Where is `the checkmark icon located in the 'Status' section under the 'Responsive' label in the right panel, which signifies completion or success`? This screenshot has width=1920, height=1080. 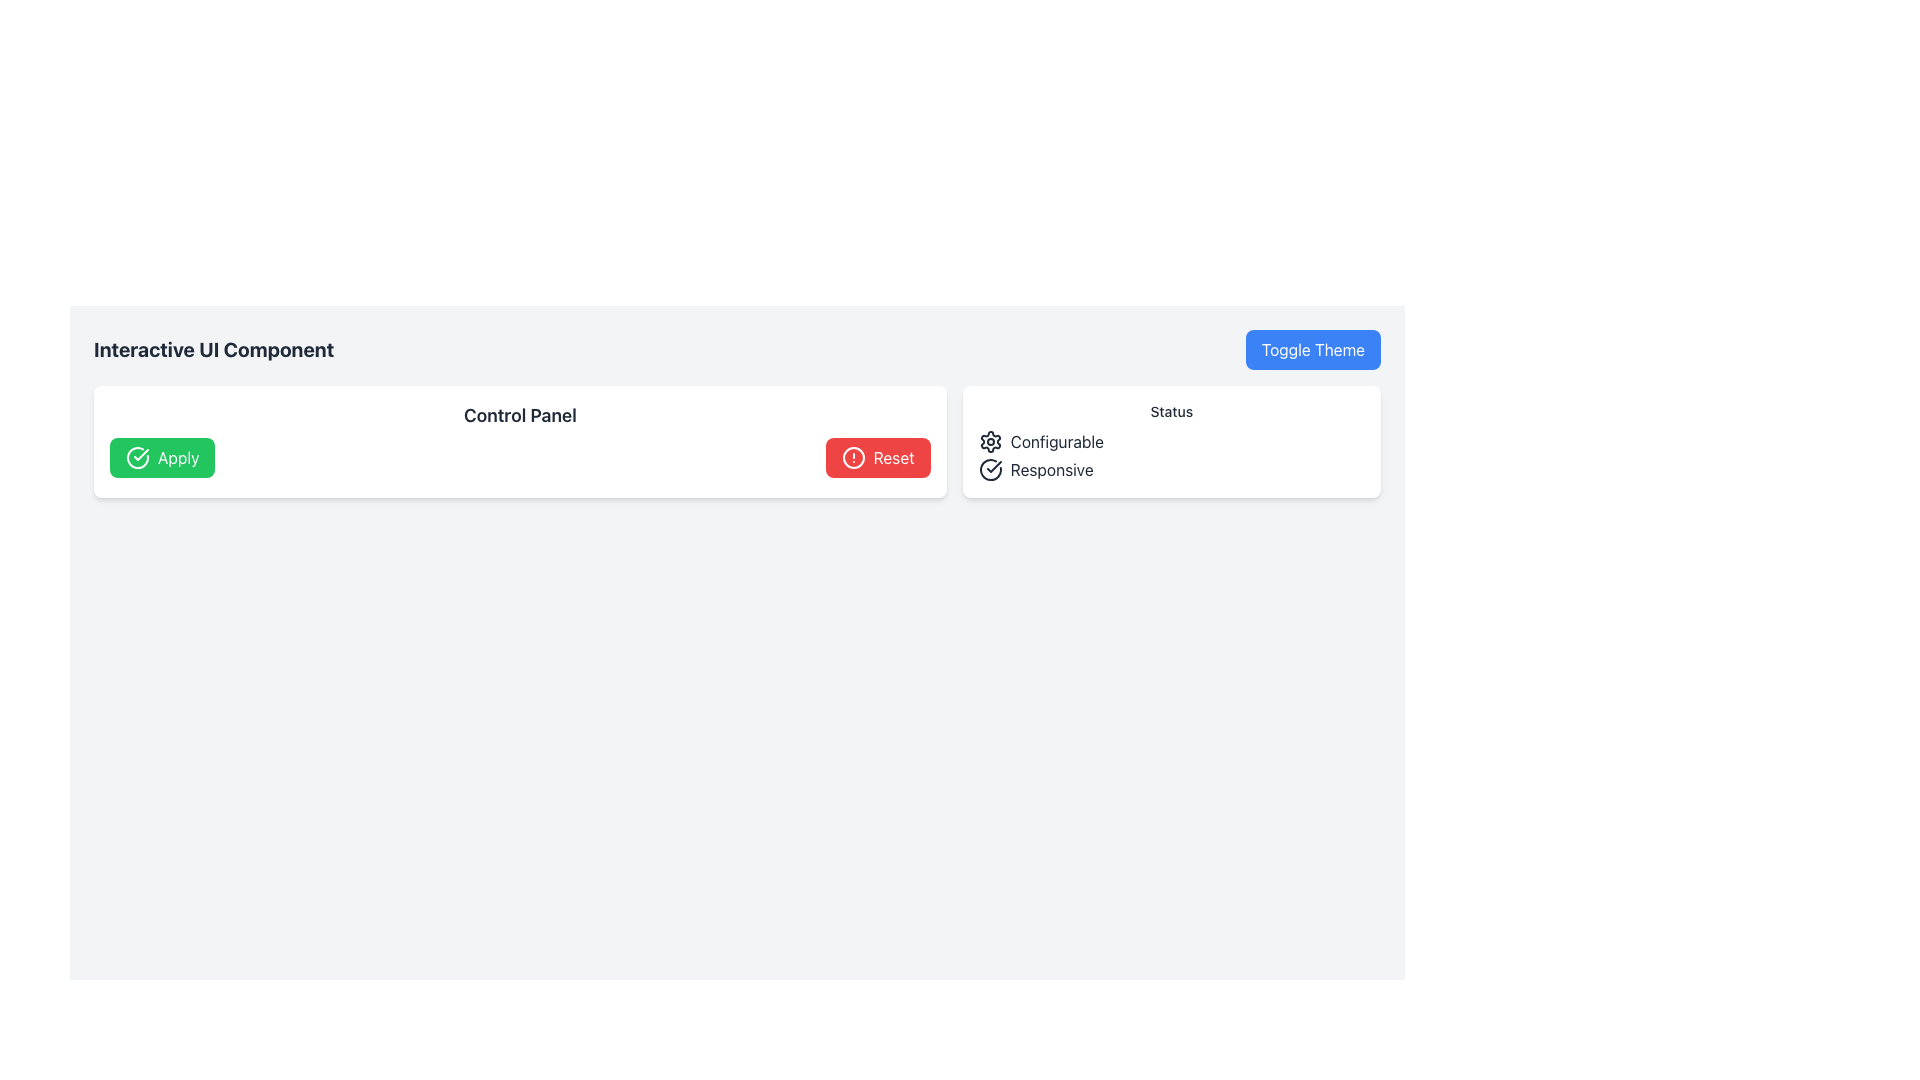 the checkmark icon located in the 'Status' section under the 'Responsive' label in the right panel, which signifies completion or success is located at coordinates (994, 466).